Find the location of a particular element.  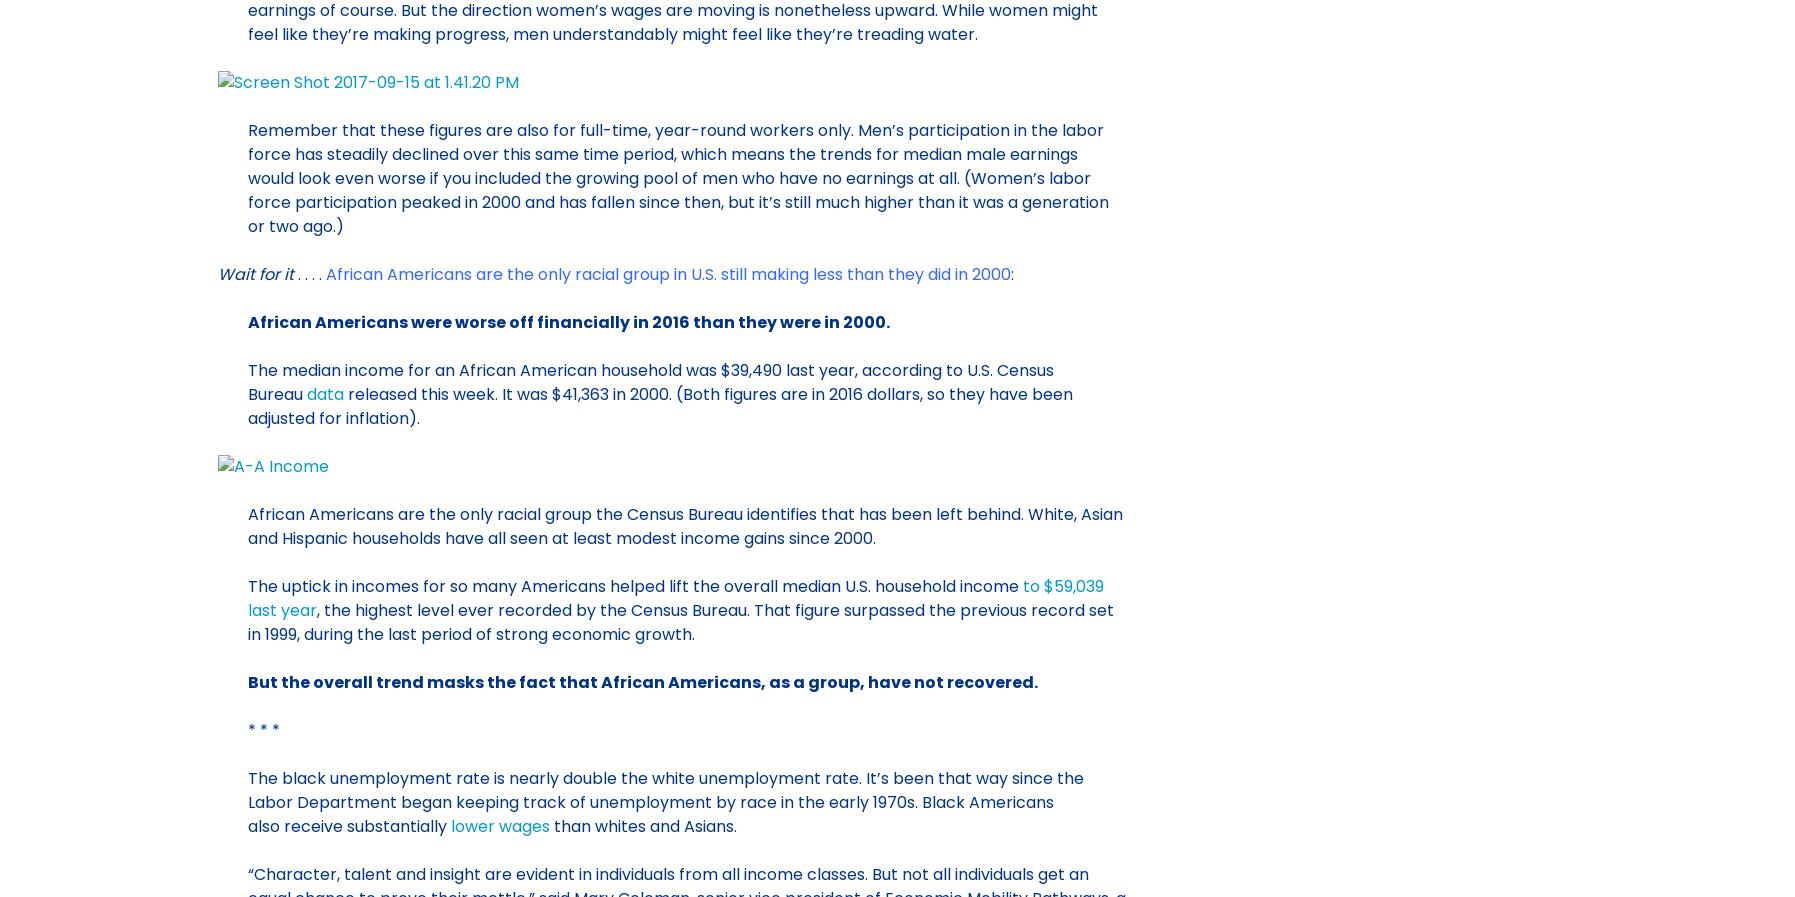

', the highest level ever recorded by the Census Bureau. That figure surpassed the previous record set in 1999, during the last period of strong economic growth.' is located at coordinates (678, 621).